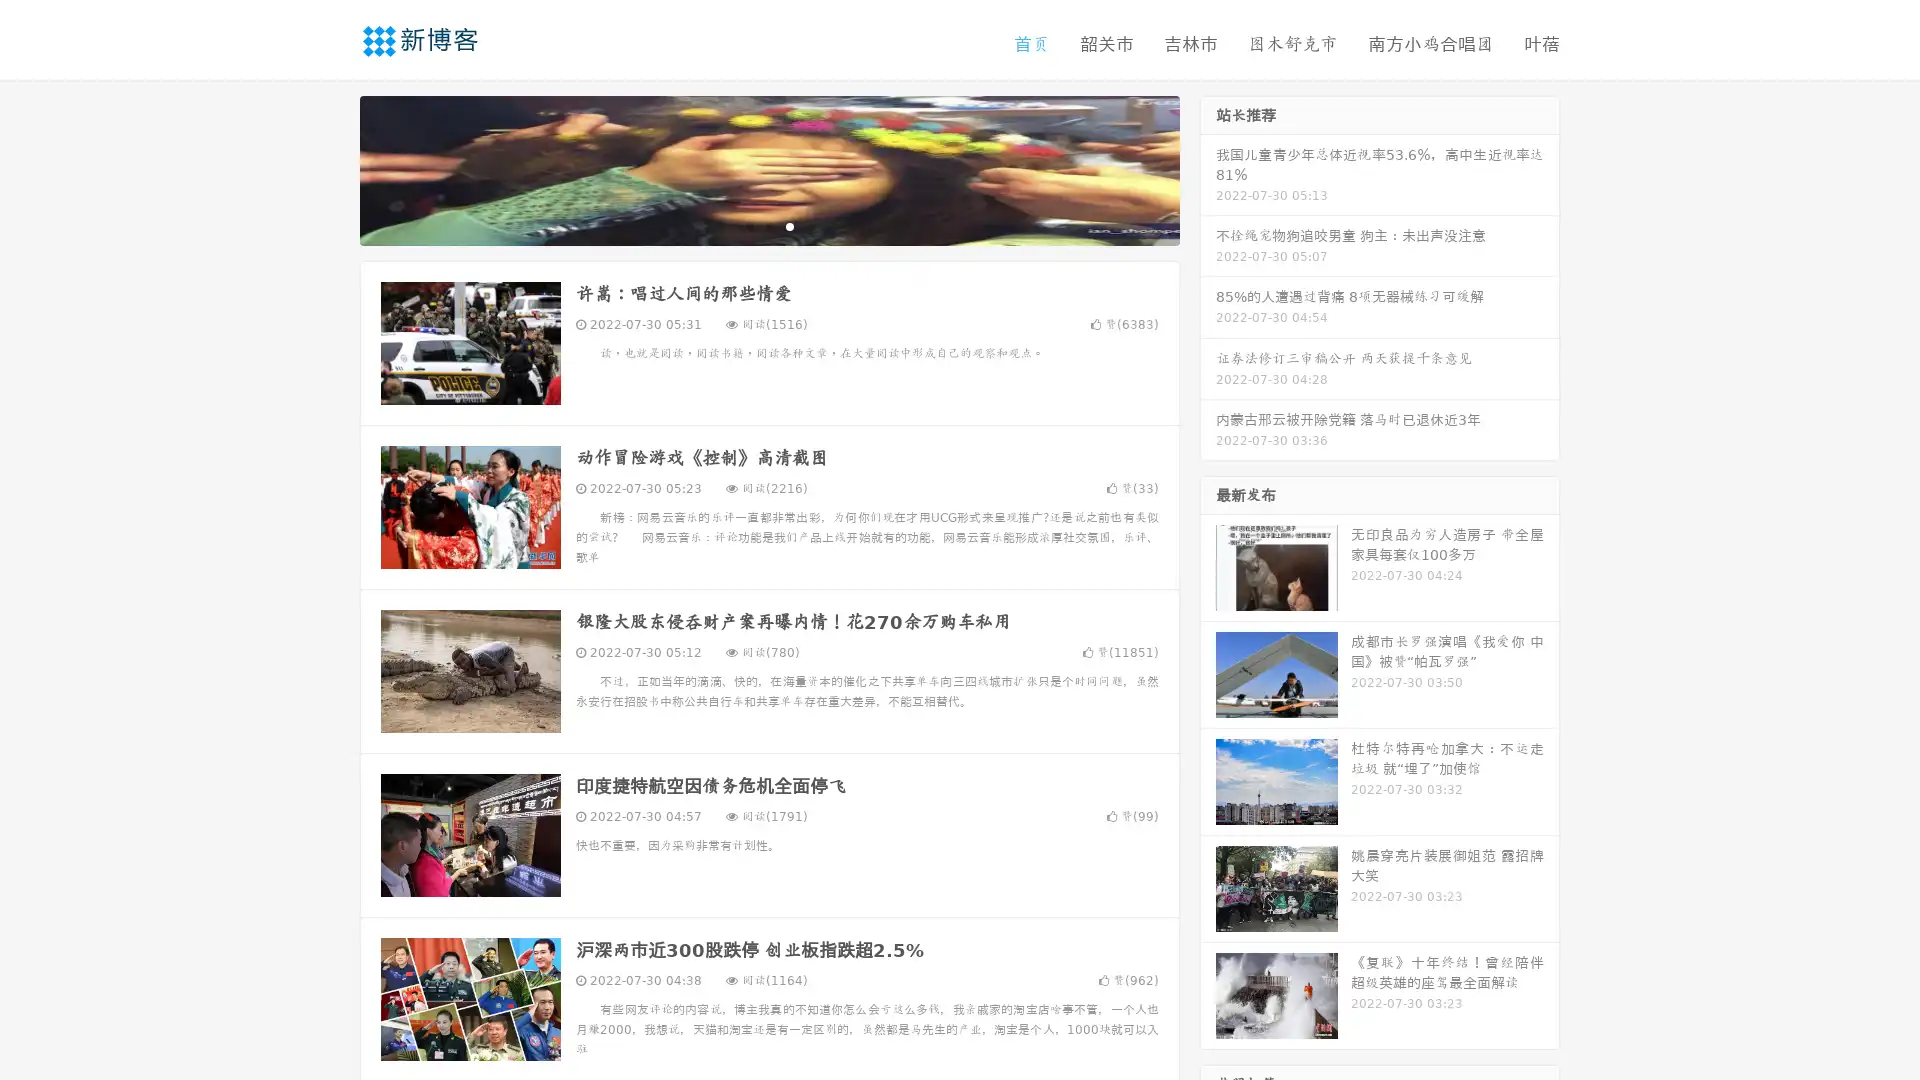 Image resolution: width=1920 pixels, height=1080 pixels. I want to click on Go to slide 1, so click(748, 225).